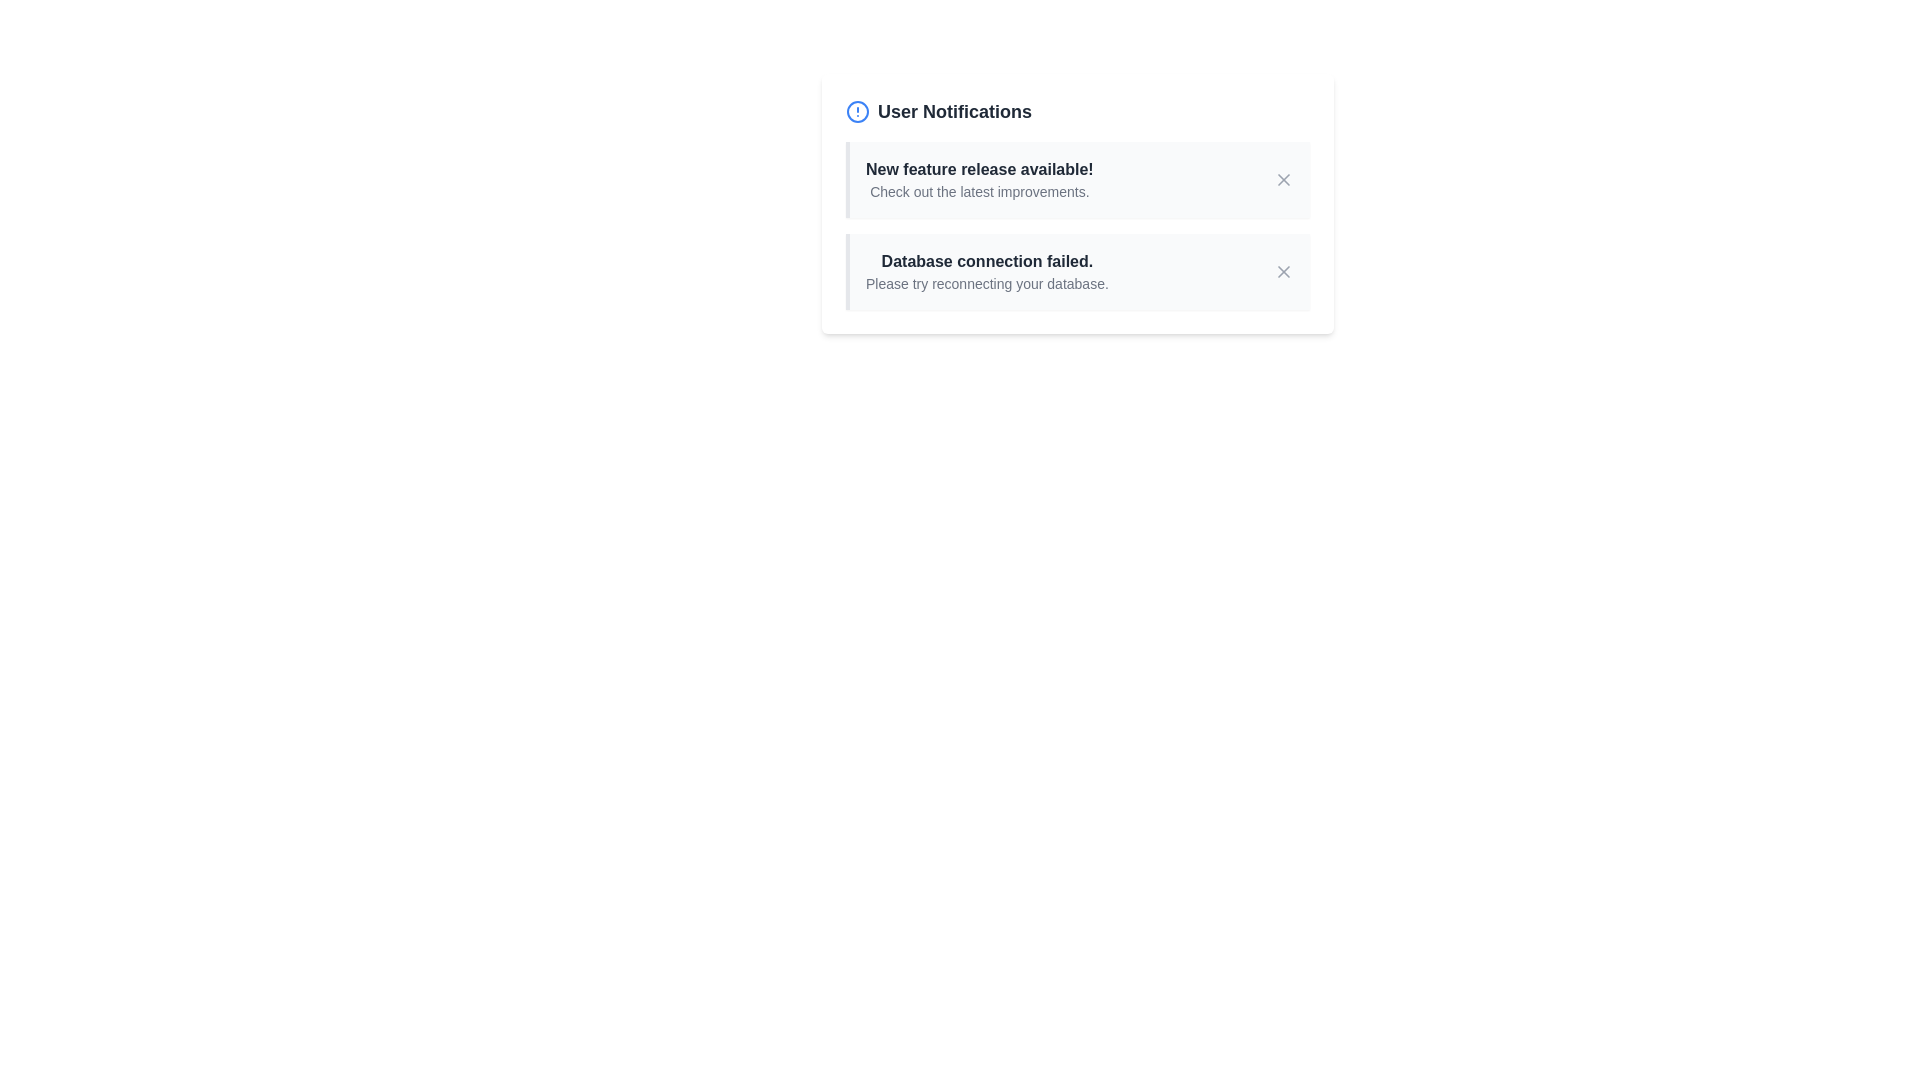  What do you see at coordinates (858, 111) in the screenshot?
I see `the decorative circle element within the SVG structure, located to the left of the 'User Notifications' header text` at bounding box center [858, 111].